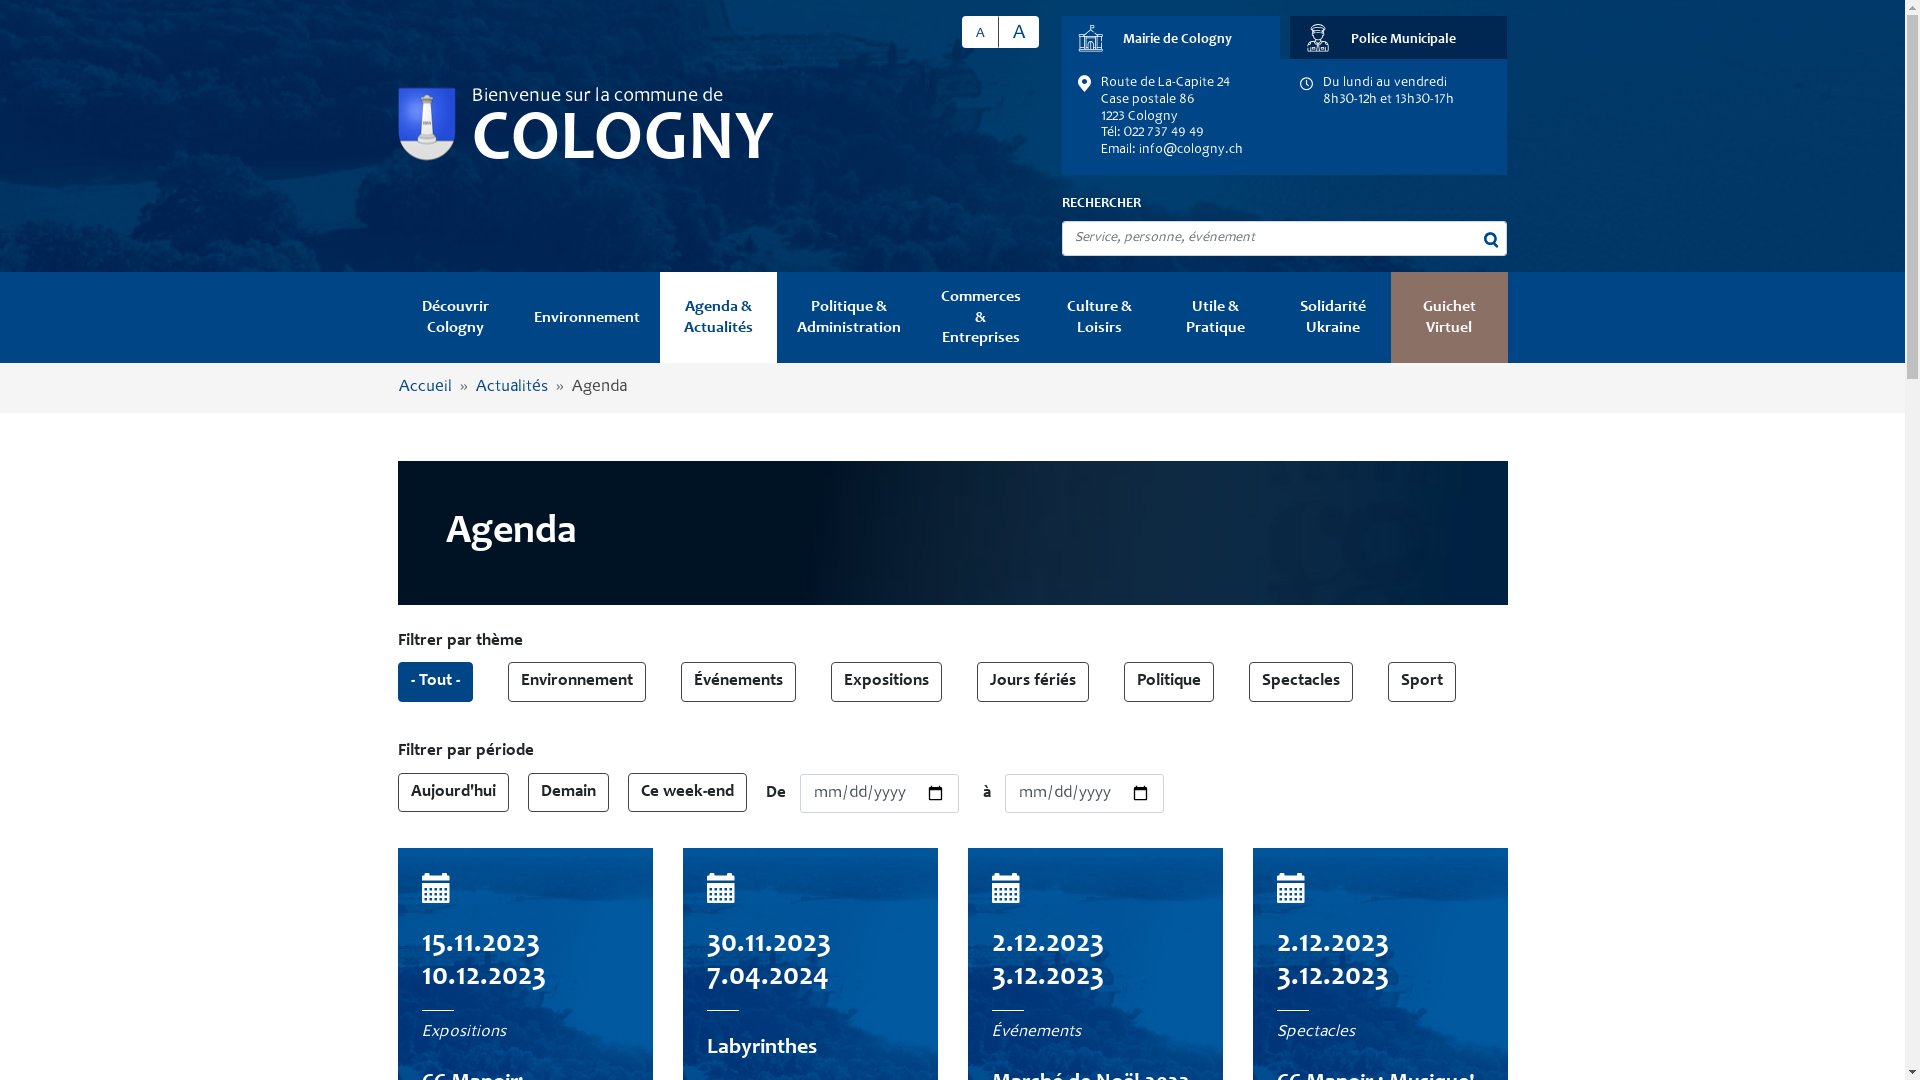  What do you see at coordinates (980, 31) in the screenshot?
I see `'A'` at bounding box center [980, 31].